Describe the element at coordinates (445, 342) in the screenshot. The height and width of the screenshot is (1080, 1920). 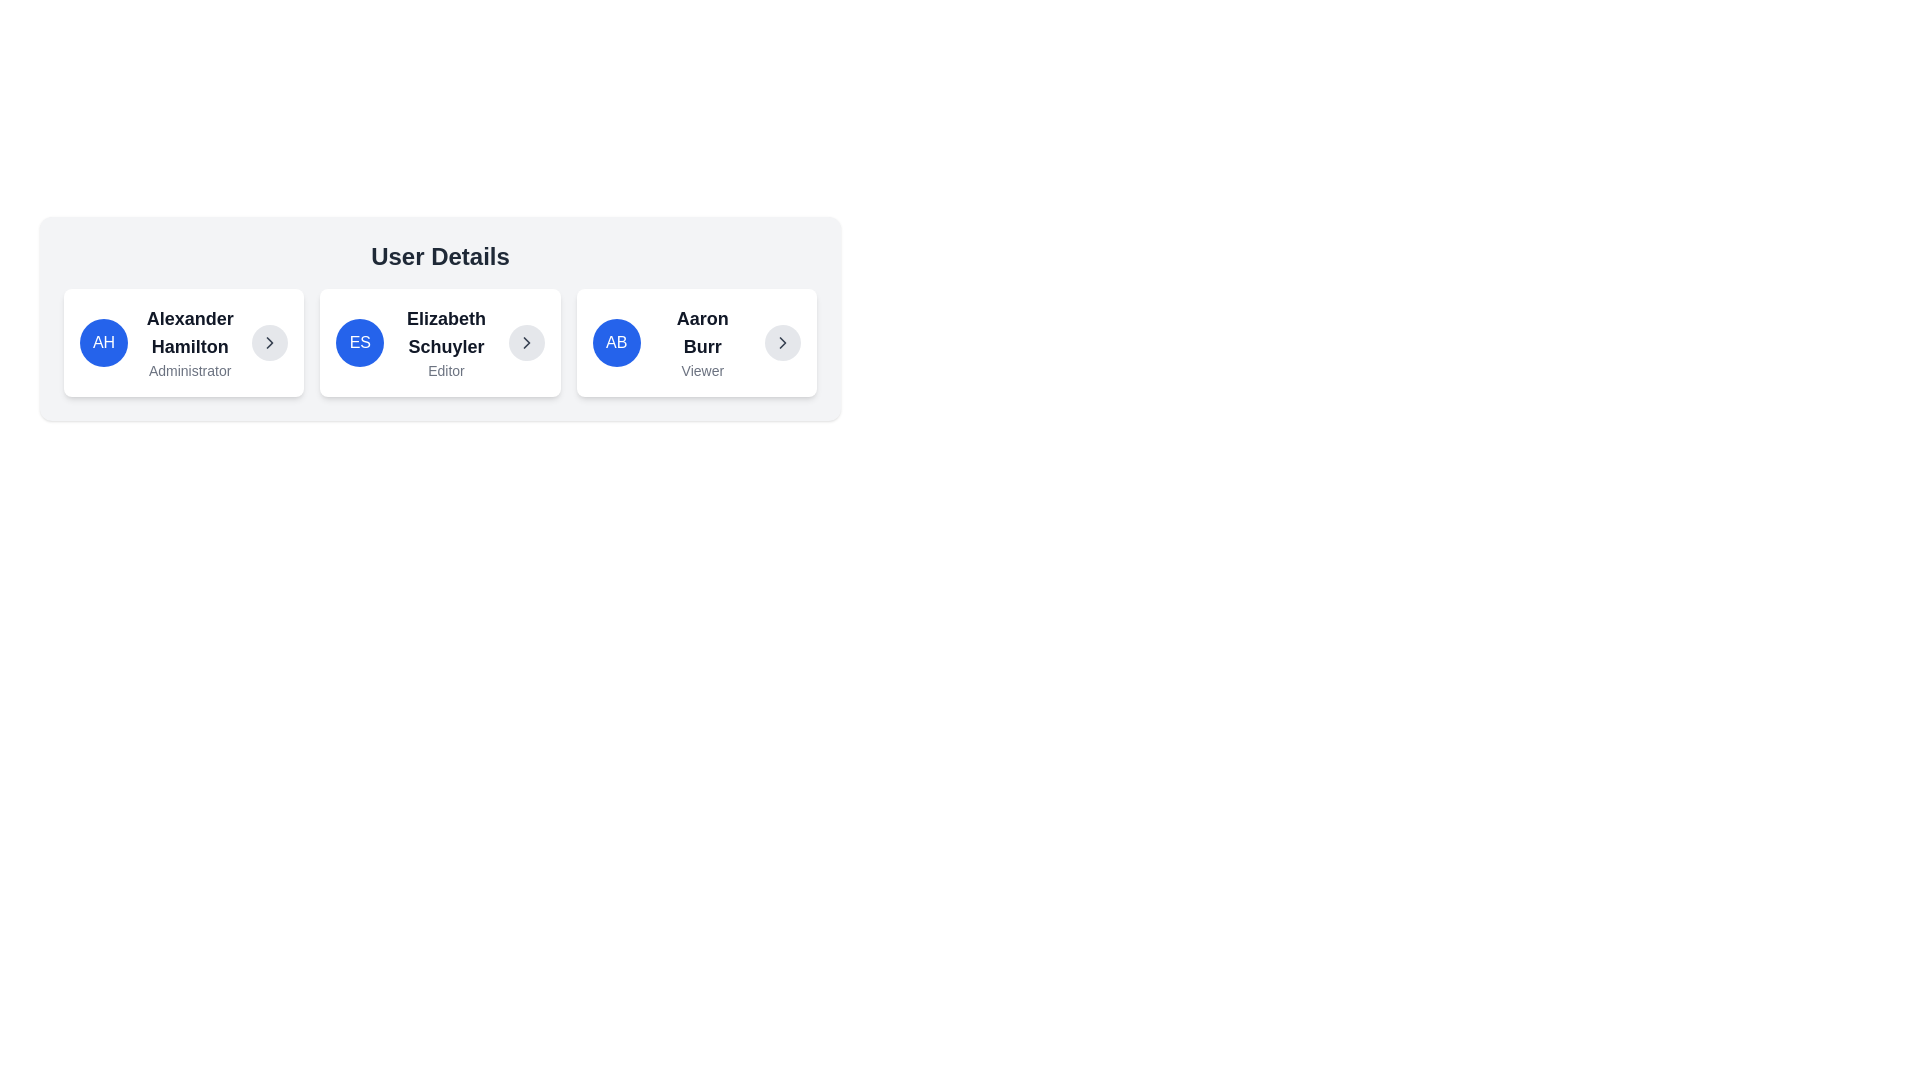
I see `the interactive elements surrounding the text display for the user 'Elizabeth Schuyler' in the second card under the 'User Details' header` at that location.